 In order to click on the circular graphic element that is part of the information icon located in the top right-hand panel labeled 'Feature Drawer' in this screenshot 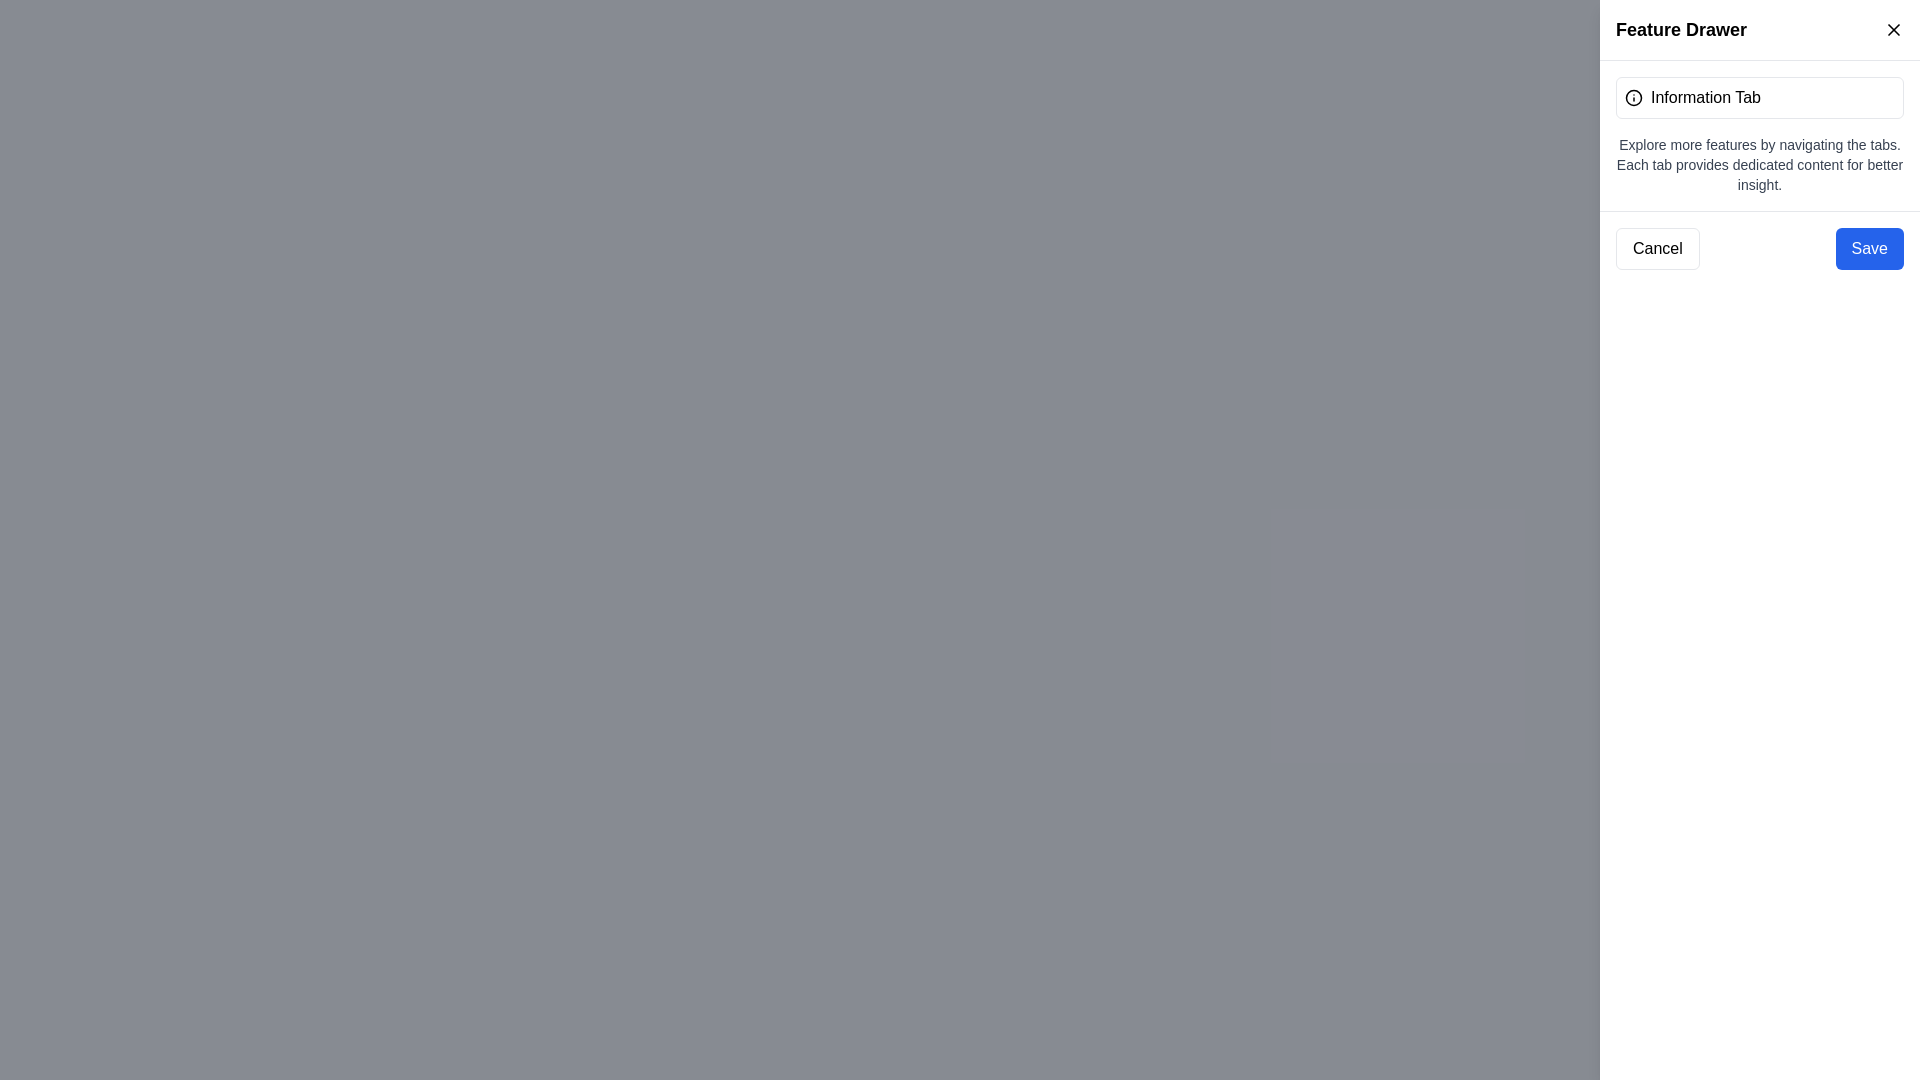, I will do `click(1633, 97)`.